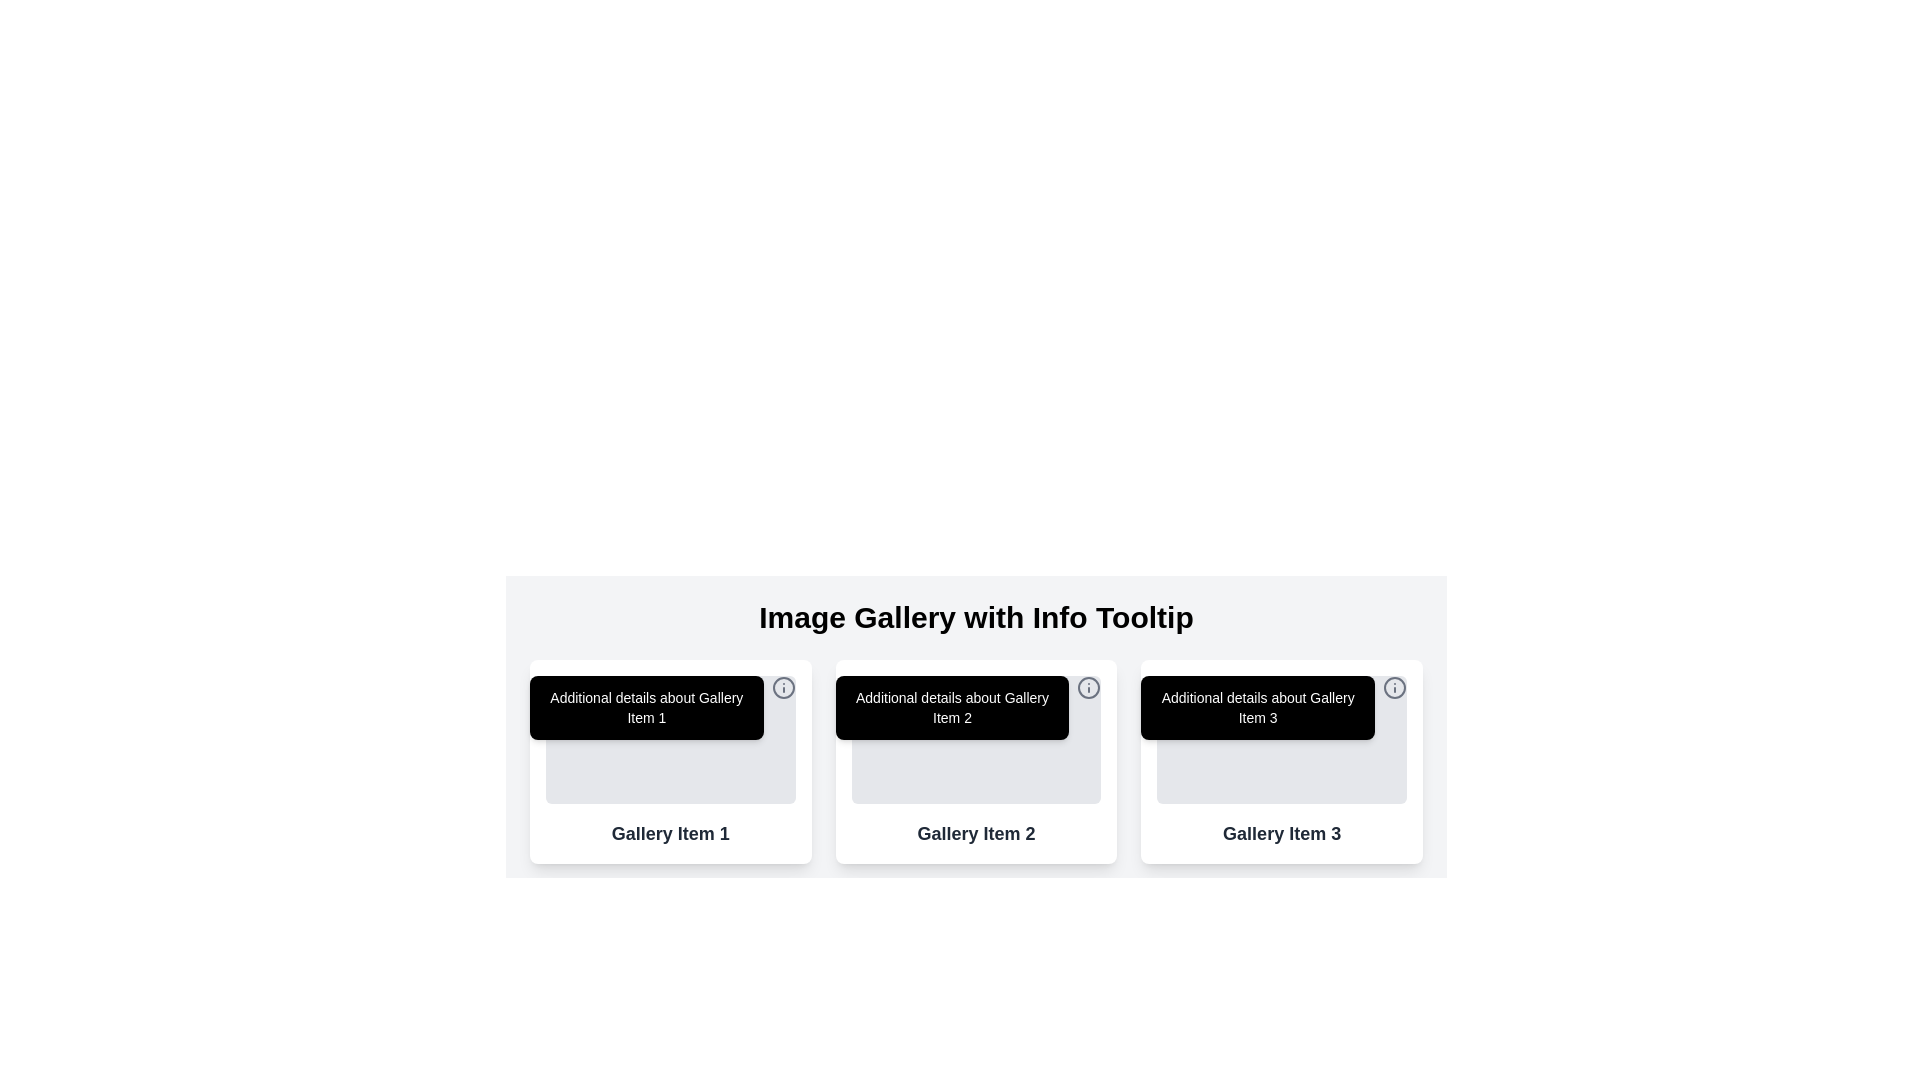 The width and height of the screenshot is (1920, 1080). What do you see at coordinates (1394, 686) in the screenshot?
I see `the Circle SVG Element located at the top-right corner of the tooltip box for 'Gallery Item 3', which indicates an interactive area for accessing additional information` at bounding box center [1394, 686].